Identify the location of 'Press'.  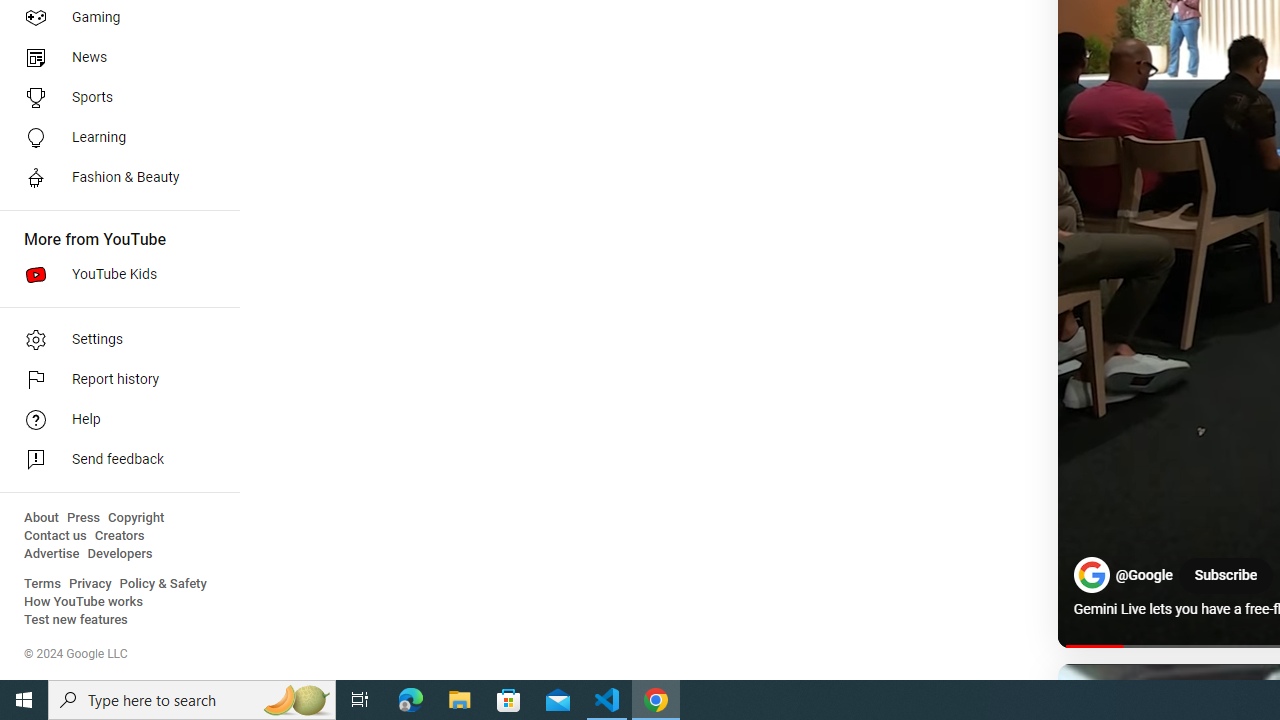
(82, 517).